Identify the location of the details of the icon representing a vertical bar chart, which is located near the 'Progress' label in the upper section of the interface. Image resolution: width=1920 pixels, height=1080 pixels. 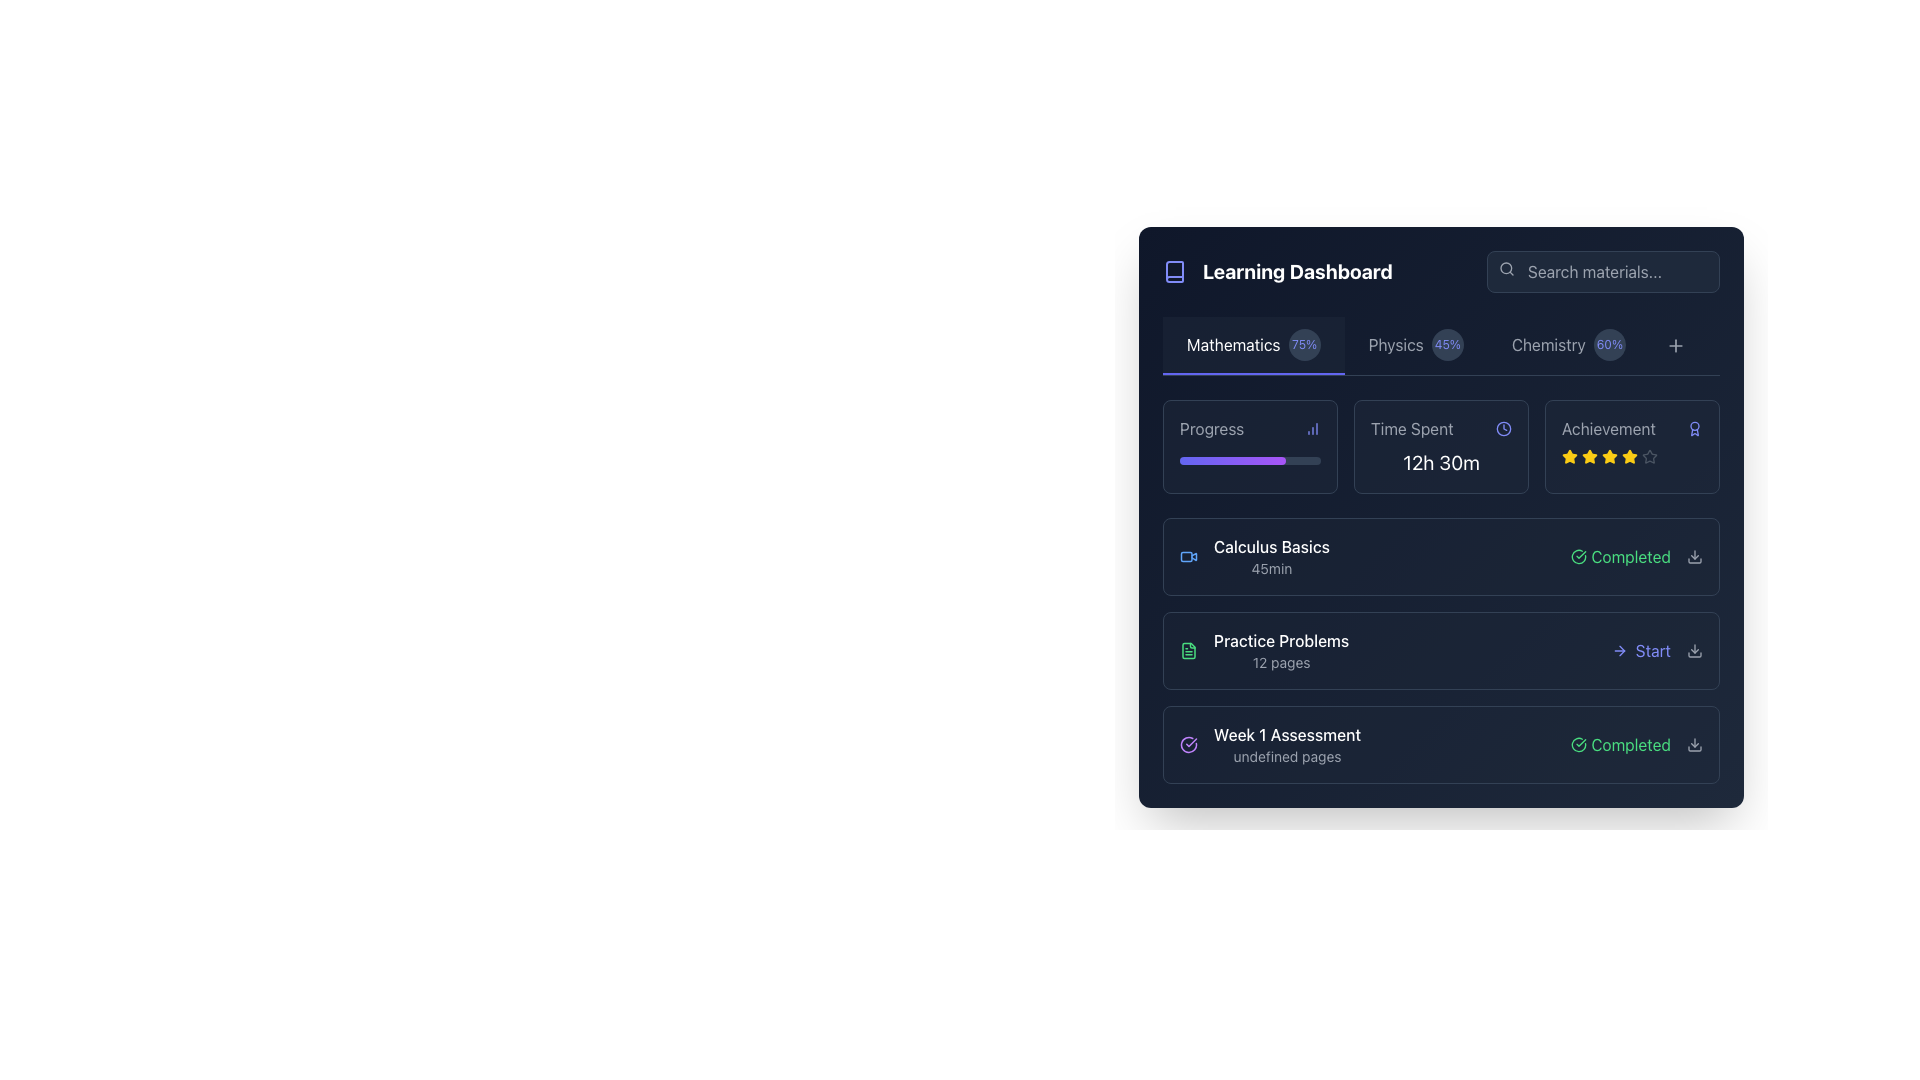
(1313, 427).